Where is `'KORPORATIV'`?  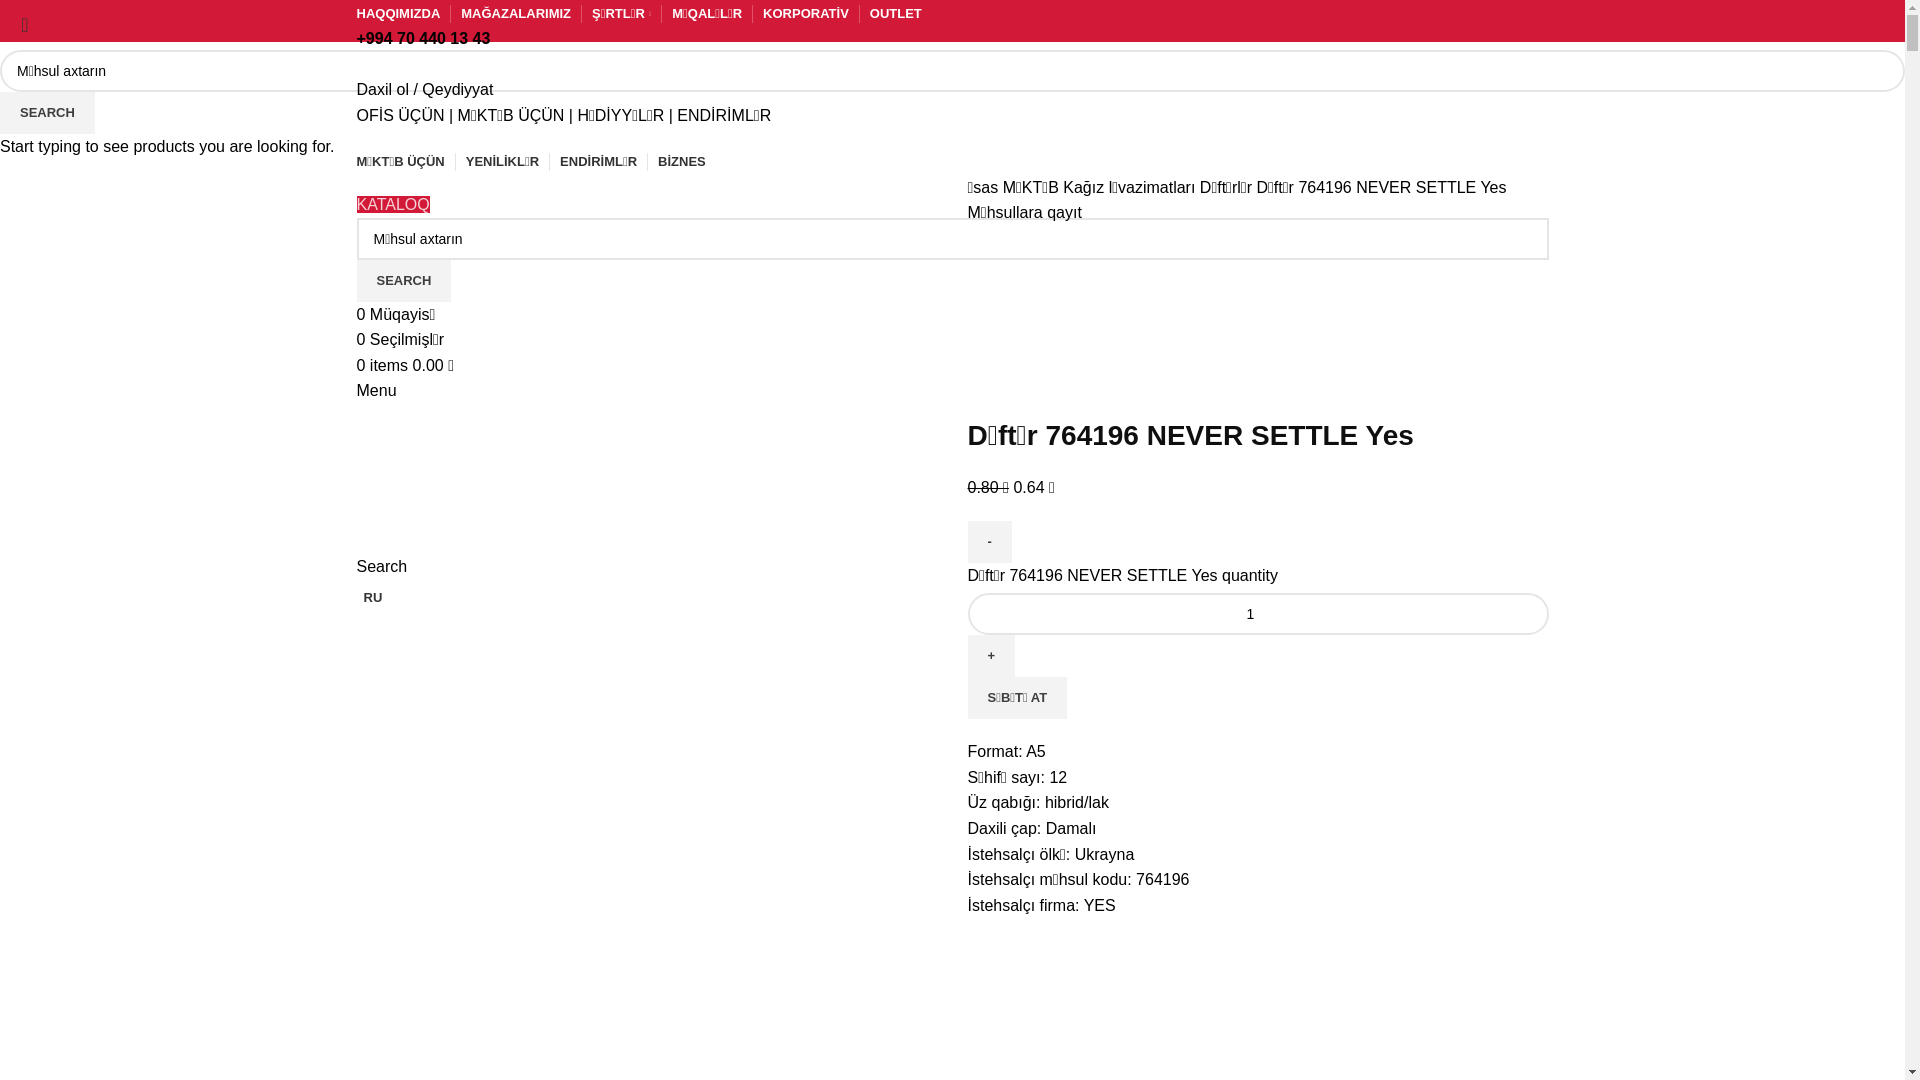 'KORPORATIV' is located at coordinates (762, 14).